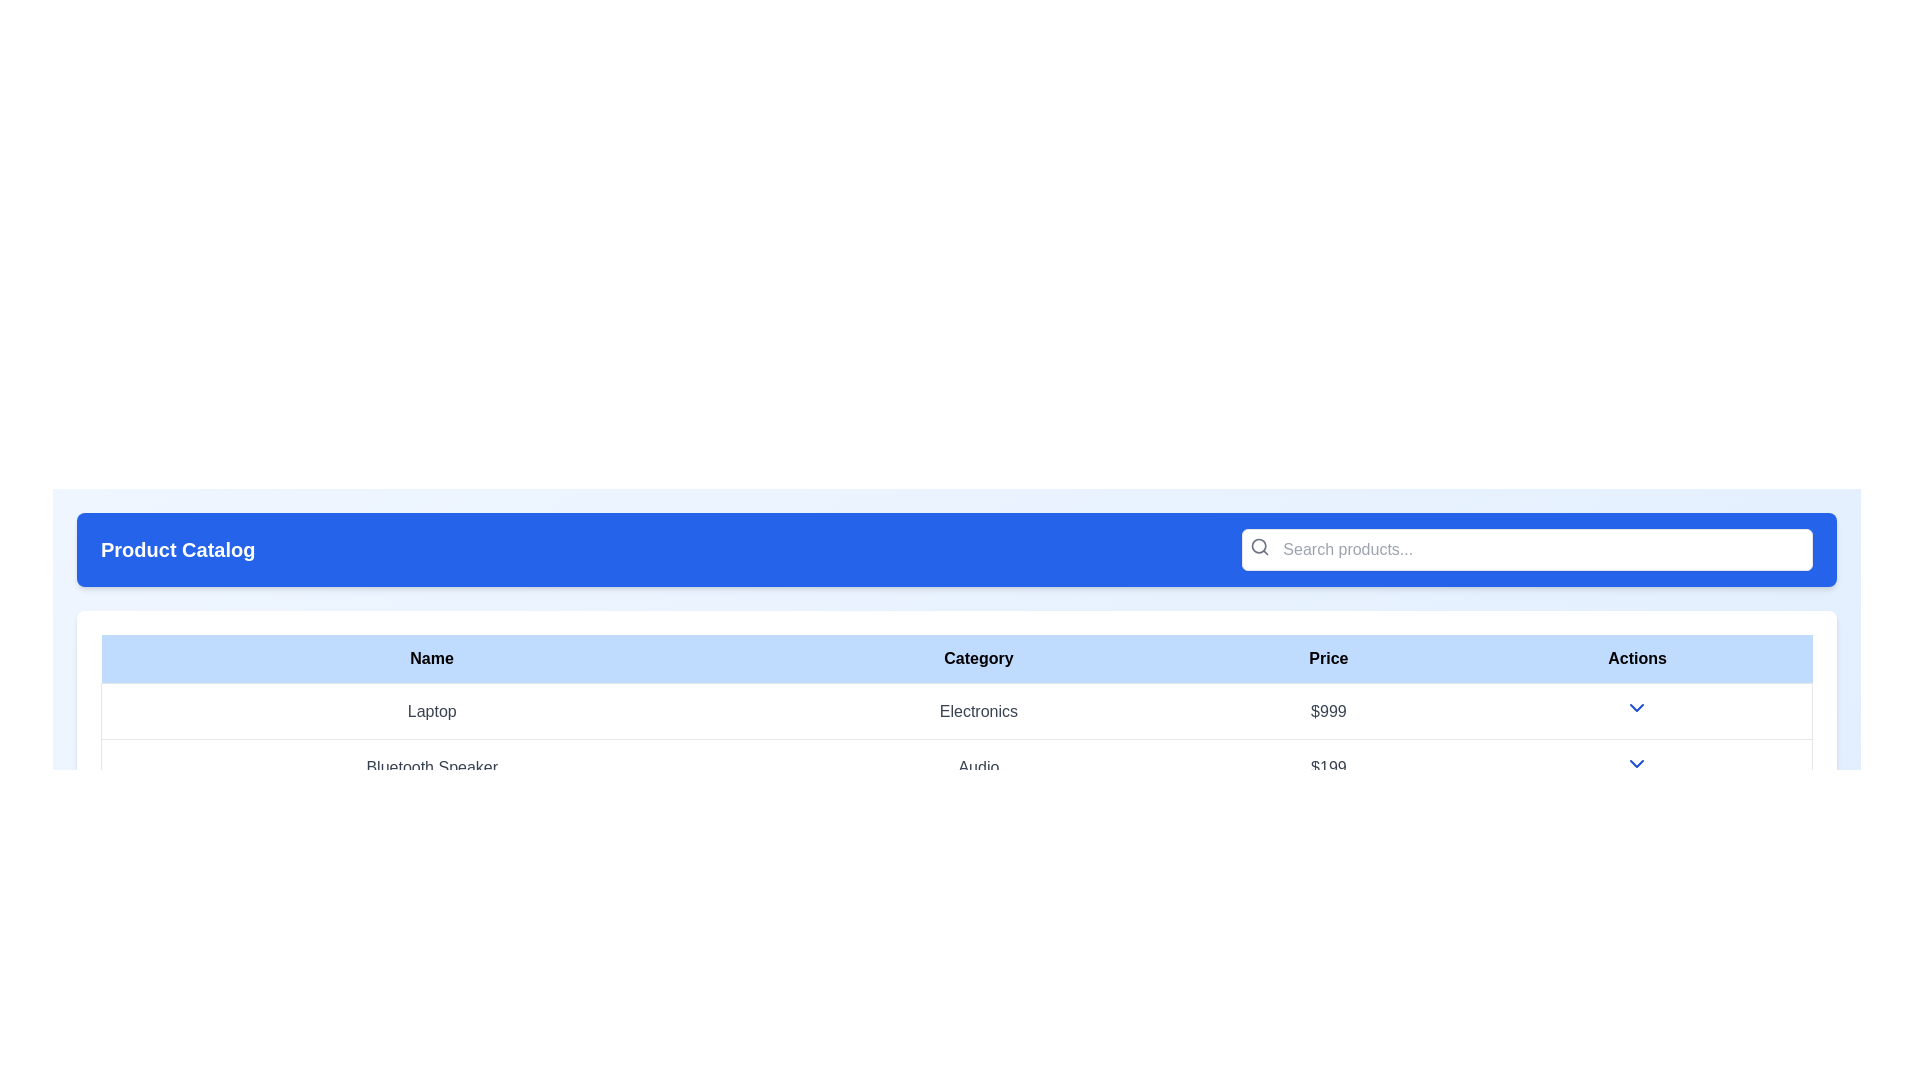 Image resolution: width=1920 pixels, height=1080 pixels. What do you see at coordinates (1258, 547) in the screenshot?
I see `the gray magnifying glass icon located near the left edge of the 'Search products...' input box` at bounding box center [1258, 547].